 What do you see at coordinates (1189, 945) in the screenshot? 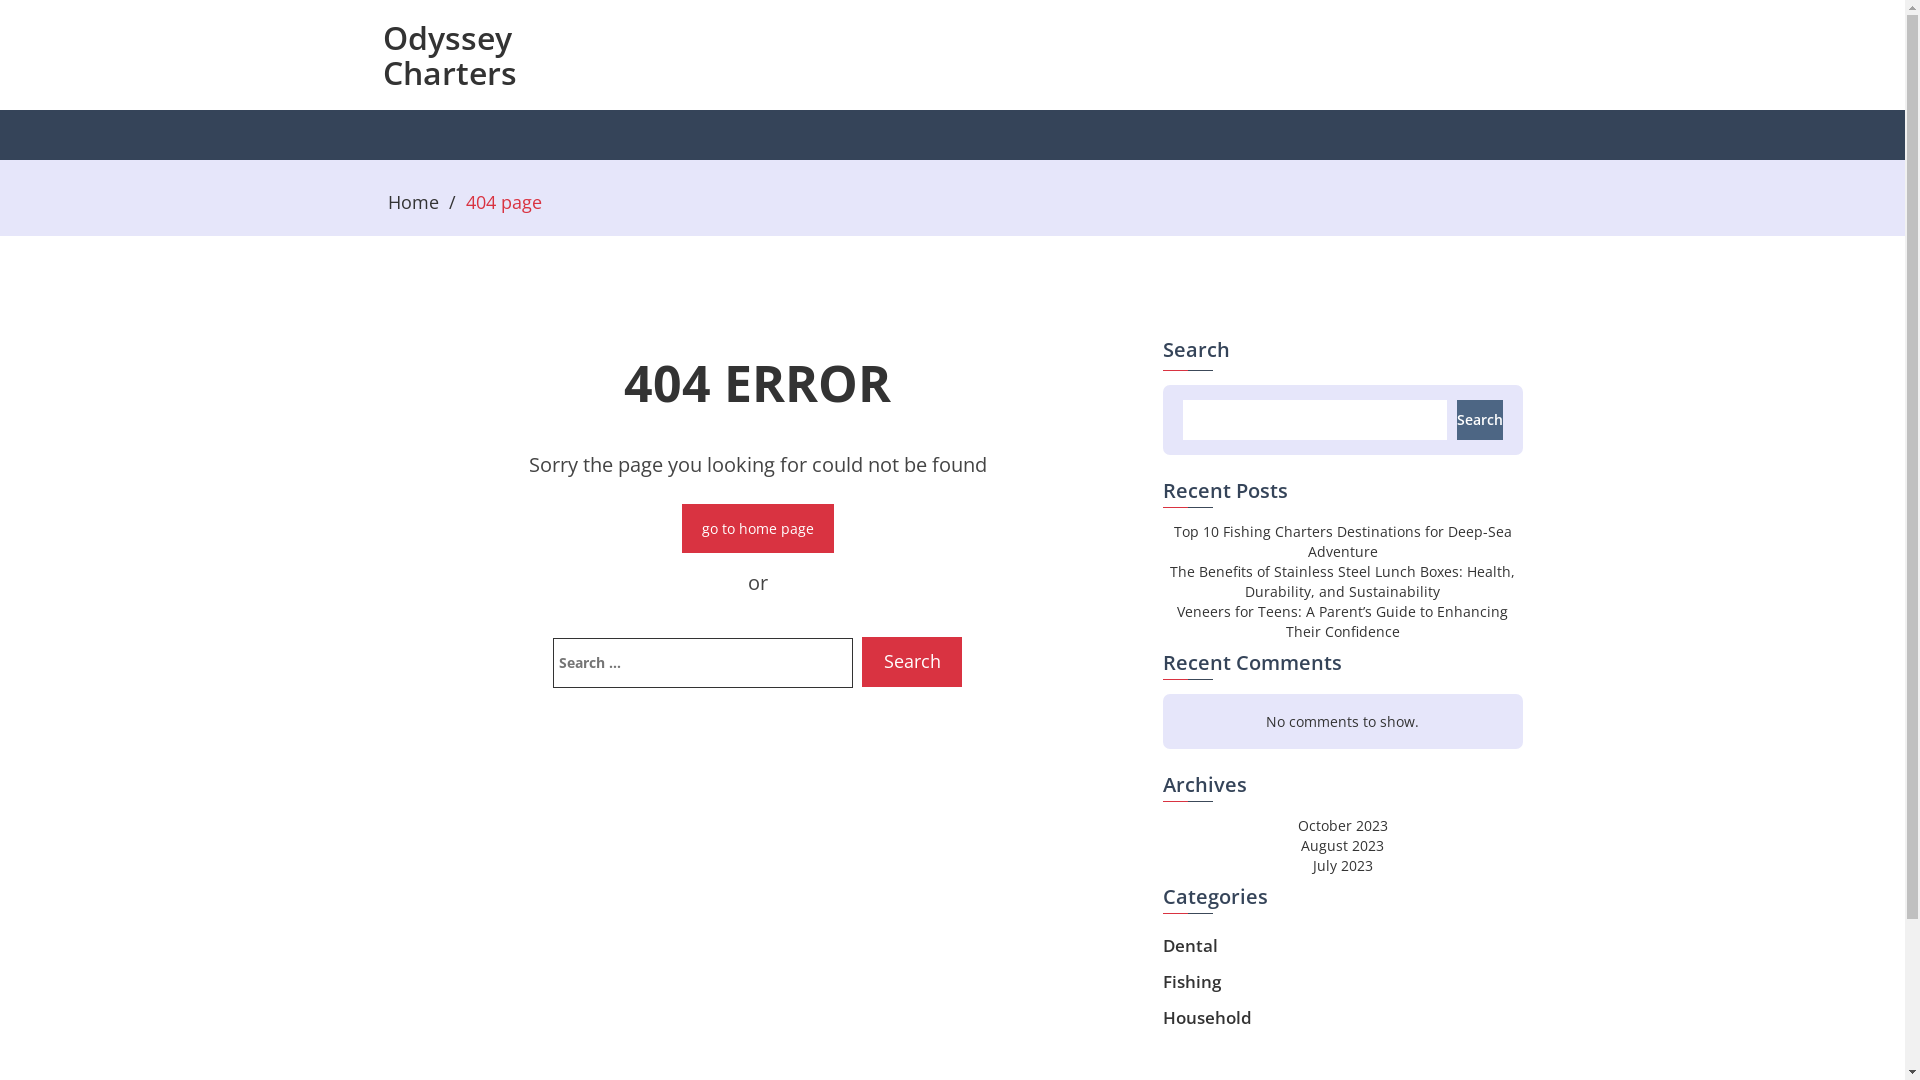
I see `'Dental'` at bounding box center [1189, 945].